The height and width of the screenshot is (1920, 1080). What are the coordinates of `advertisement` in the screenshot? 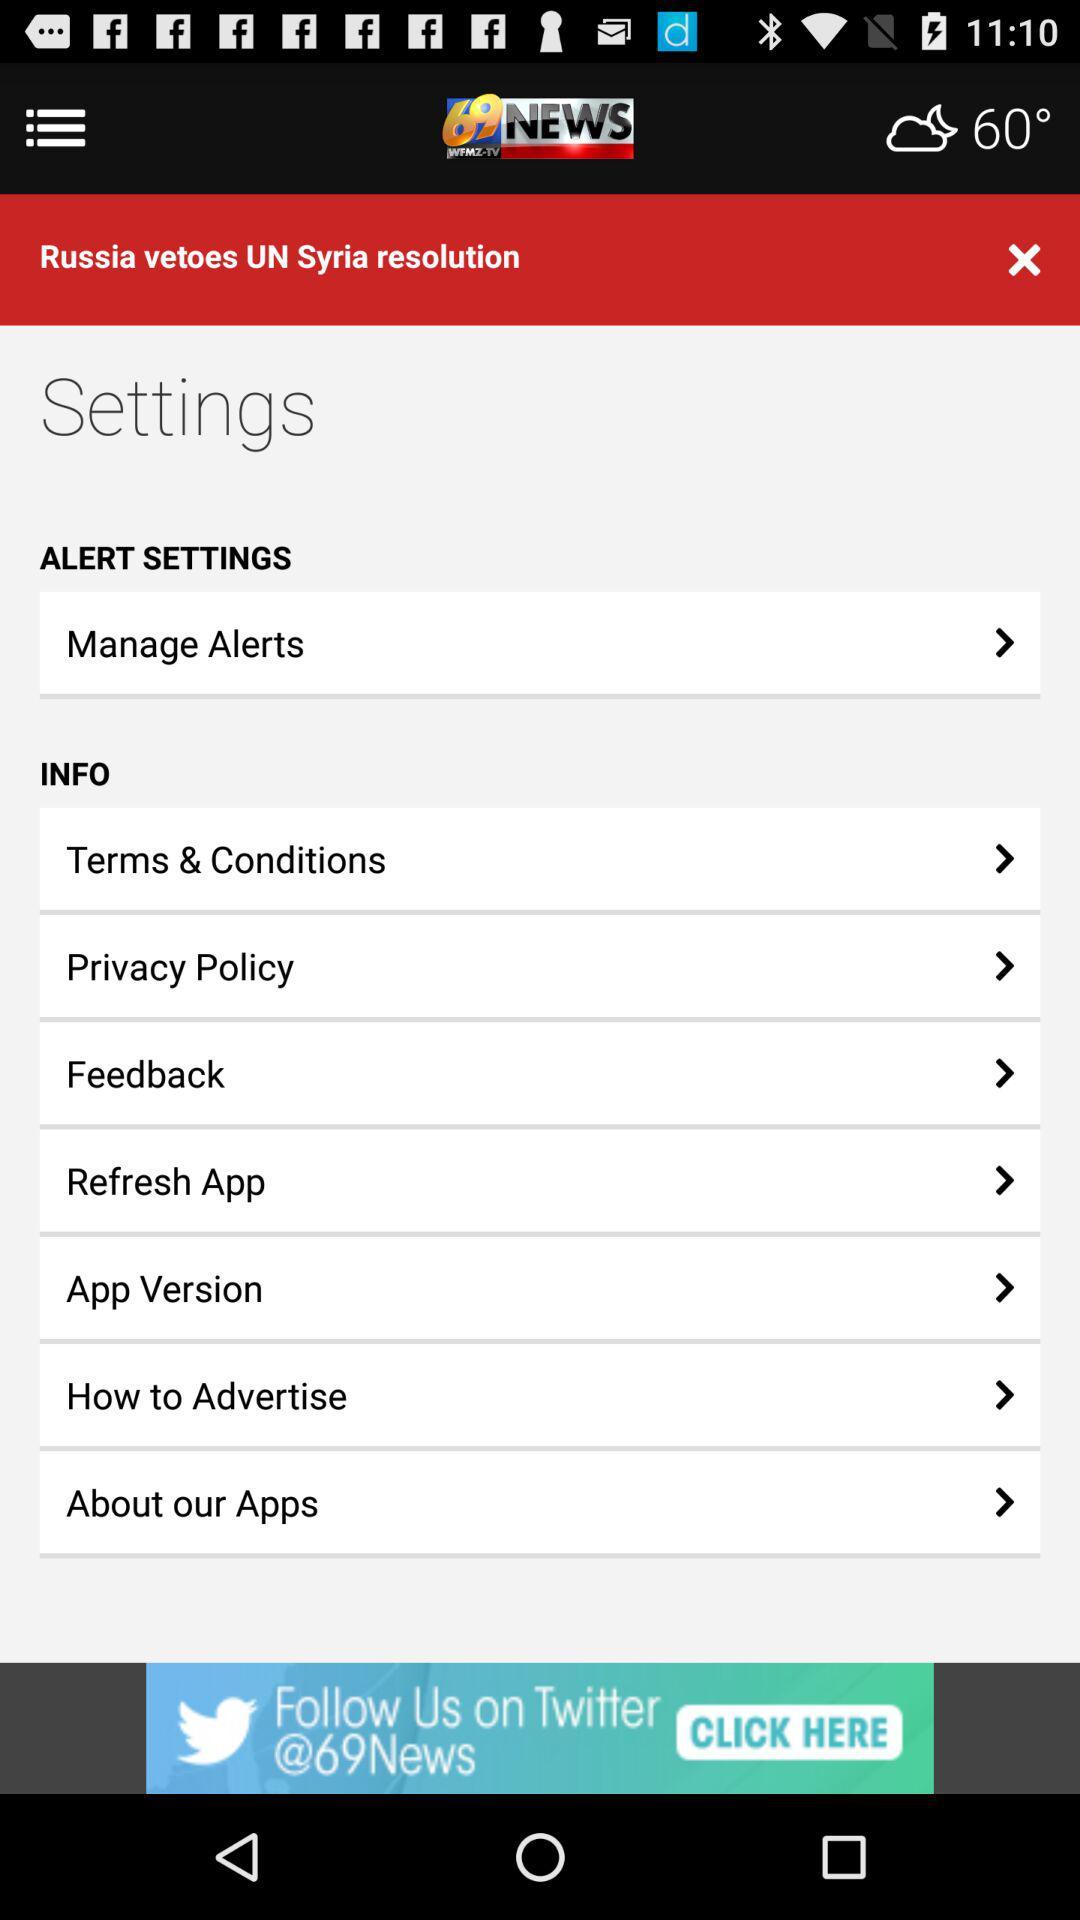 It's located at (540, 127).